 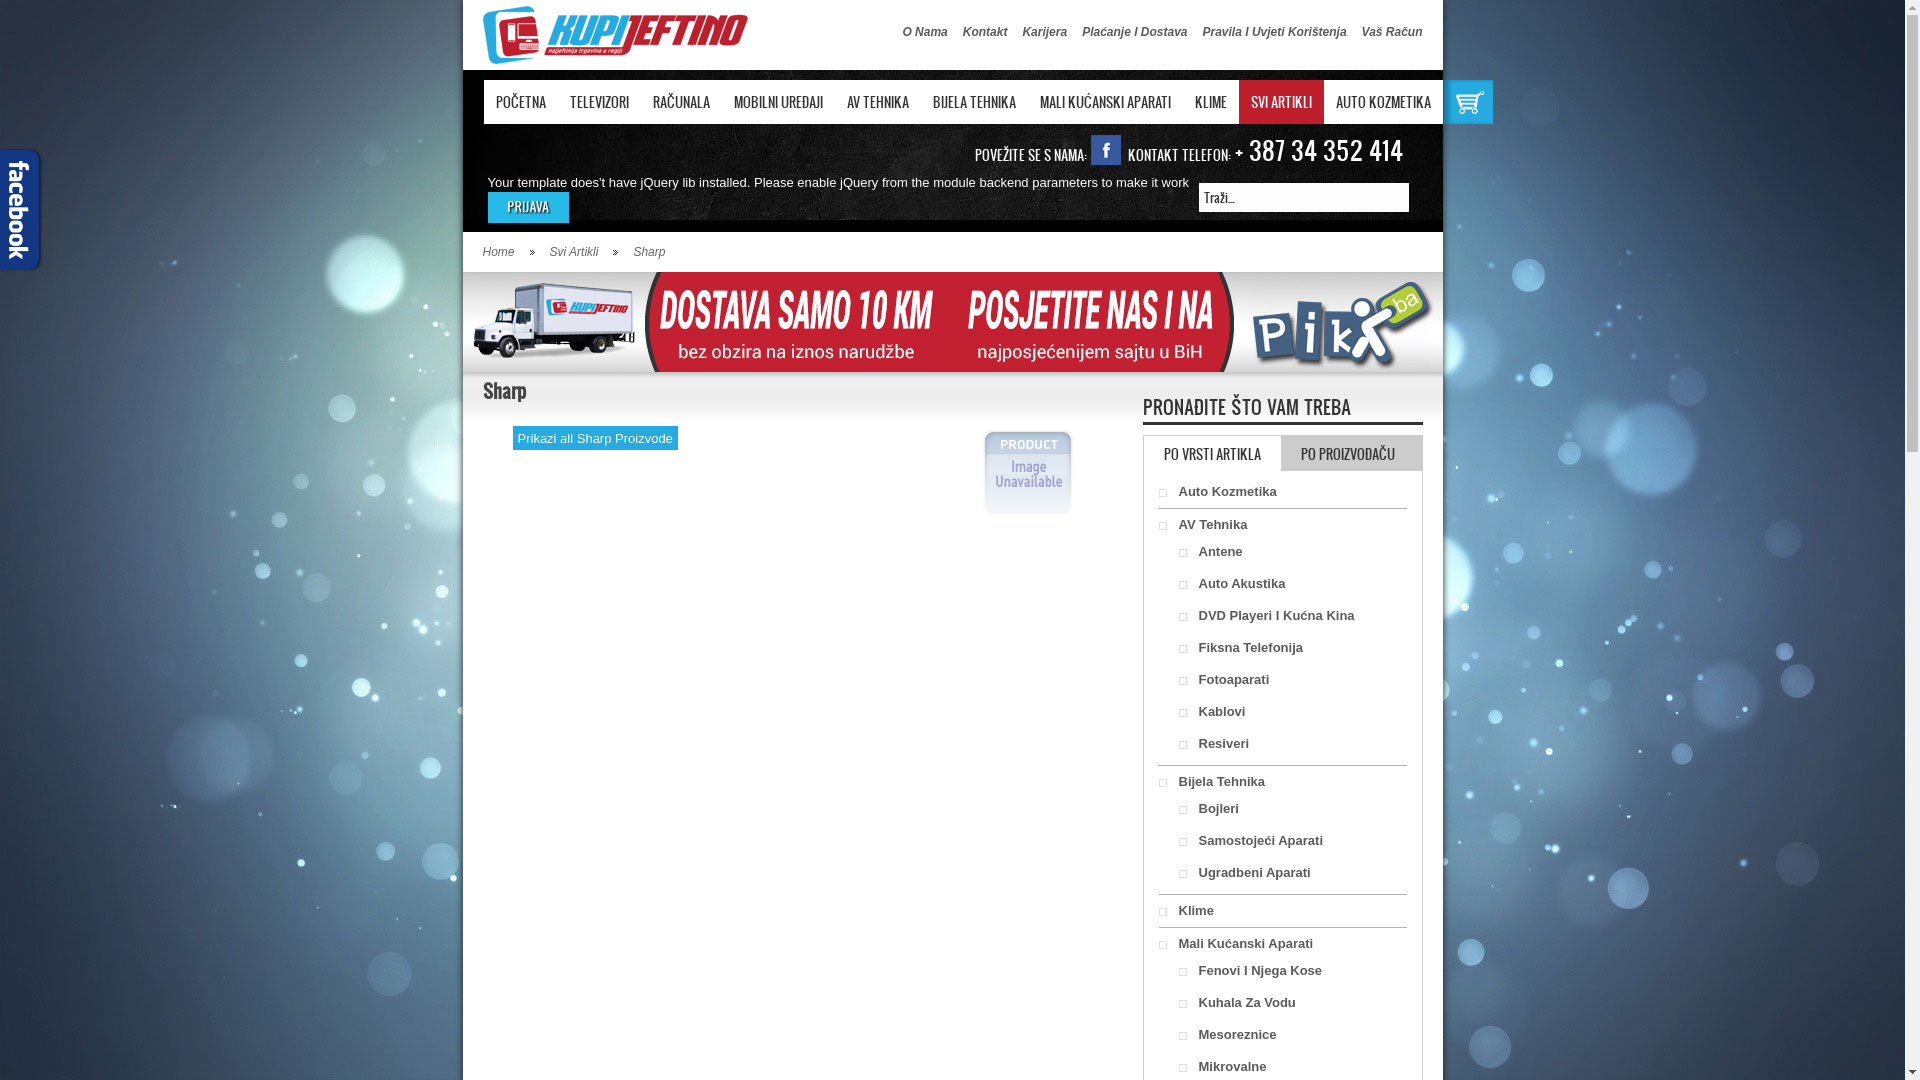 What do you see at coordinates (593, 437) in the screenshot?
I see `'Prikazi all Sharp Proizvode'` at bounding box center [593, 437].